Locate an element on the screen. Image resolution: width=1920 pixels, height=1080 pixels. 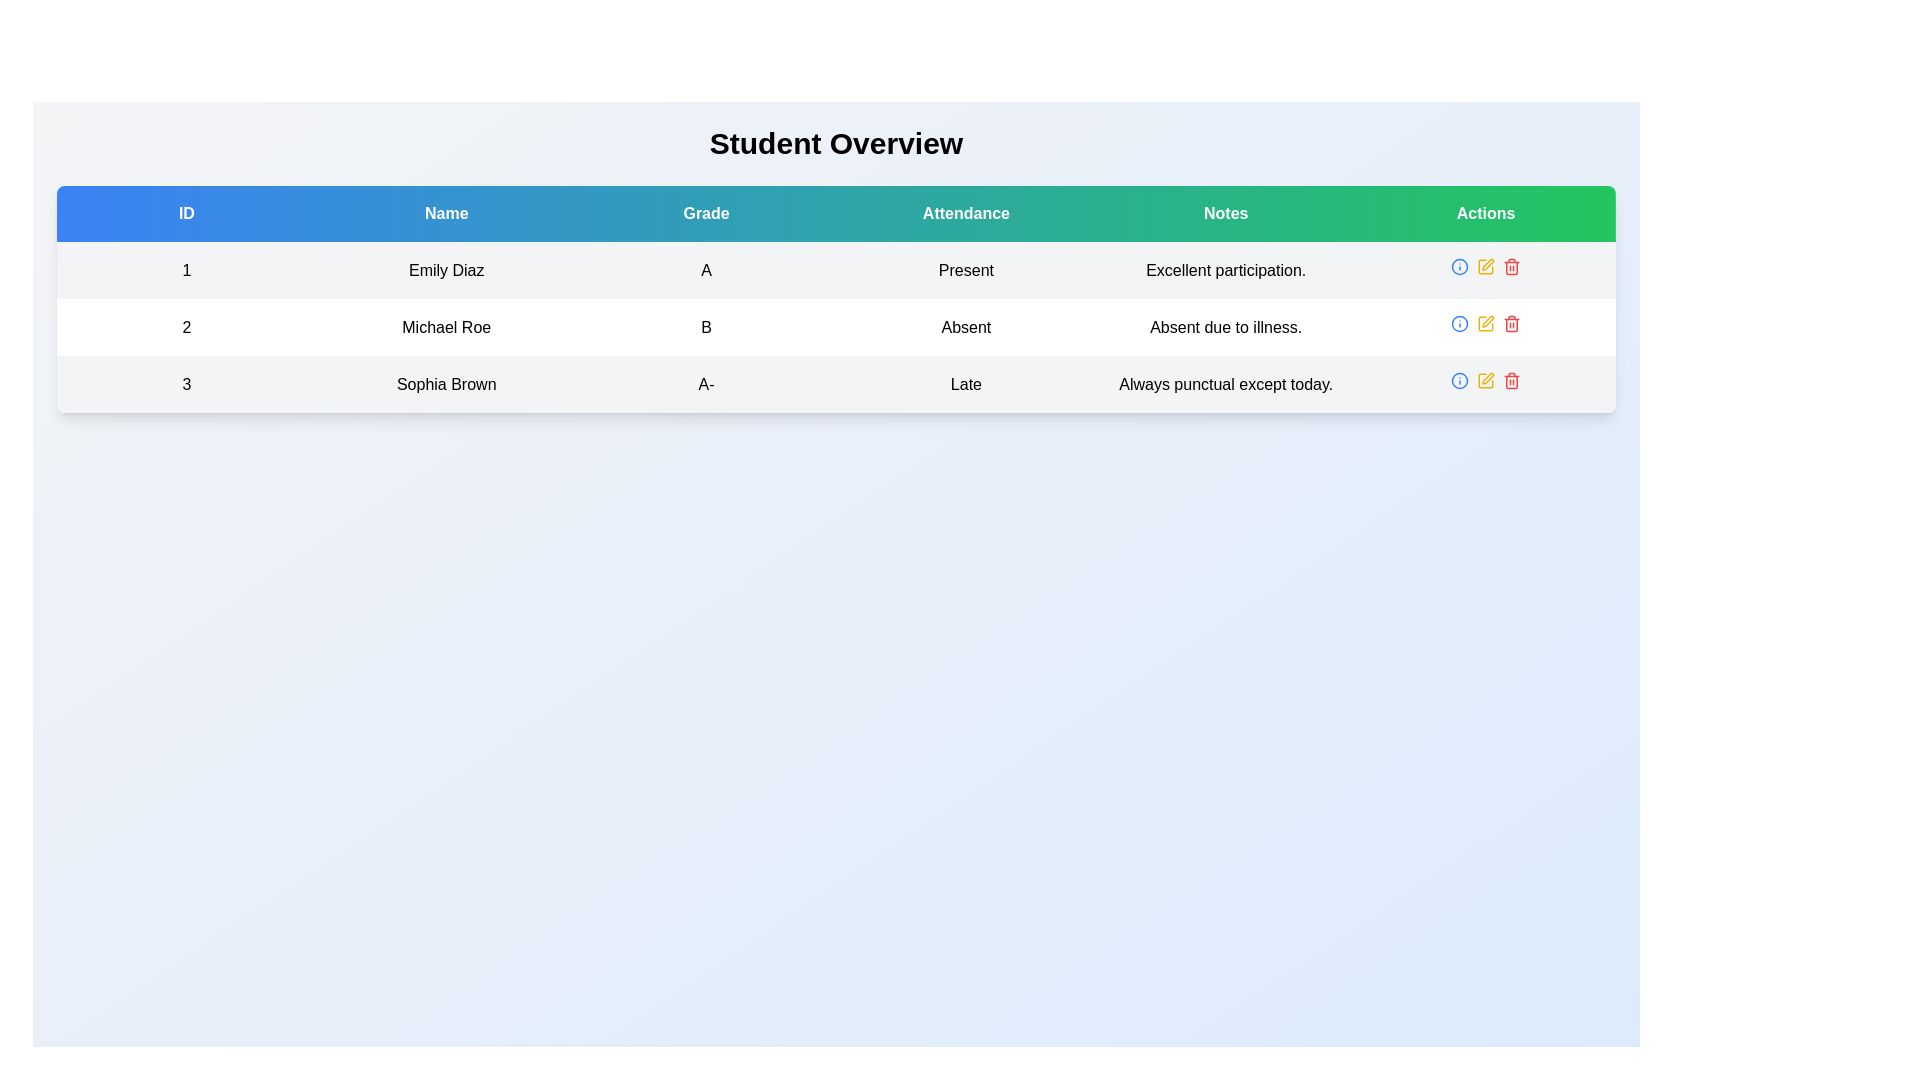
the text label that contains the phrase 'Excellent participation.' in the 'Notes' column for student 'Emily Diaz.' is located at coordinates (1225, 270).